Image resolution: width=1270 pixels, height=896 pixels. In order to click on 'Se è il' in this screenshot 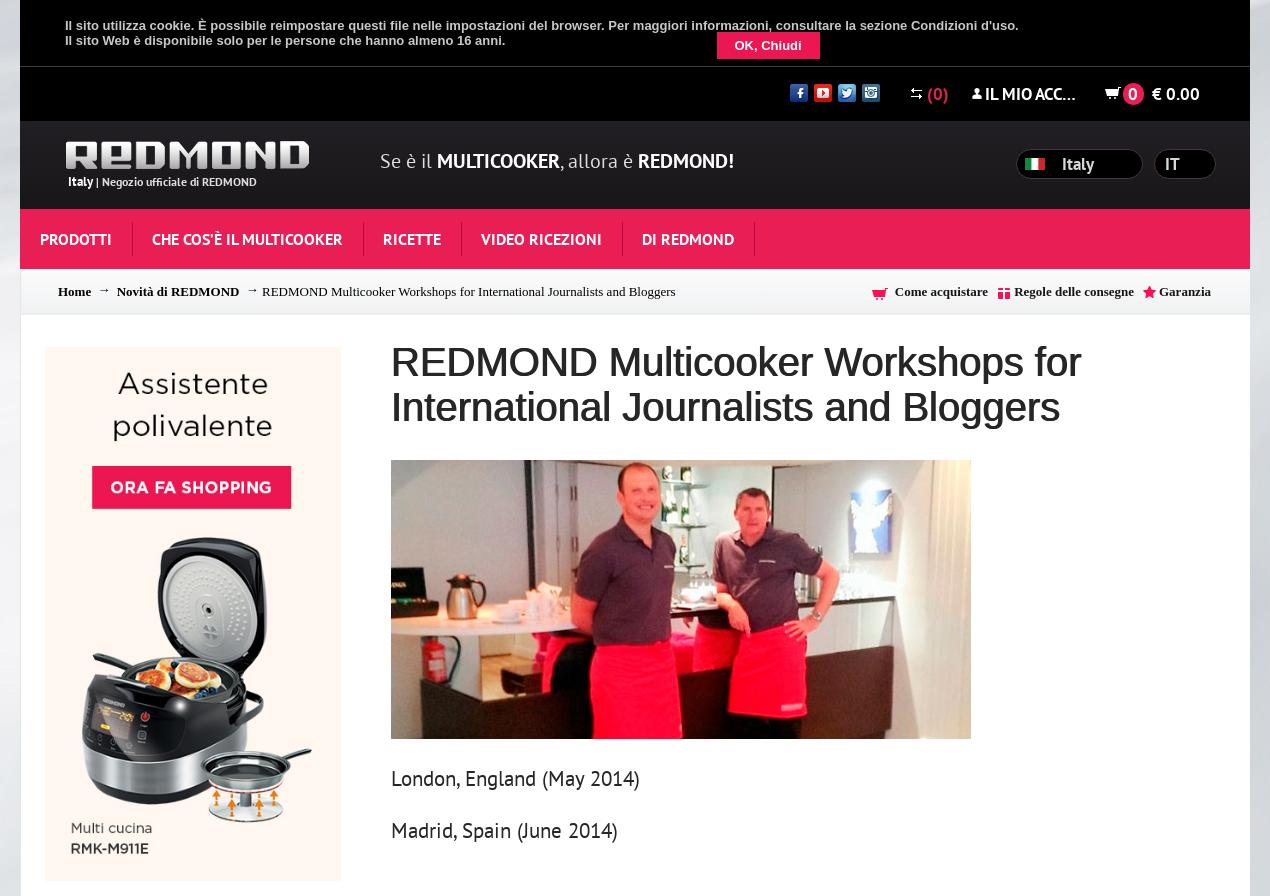, I will do `click(407, 161)`.